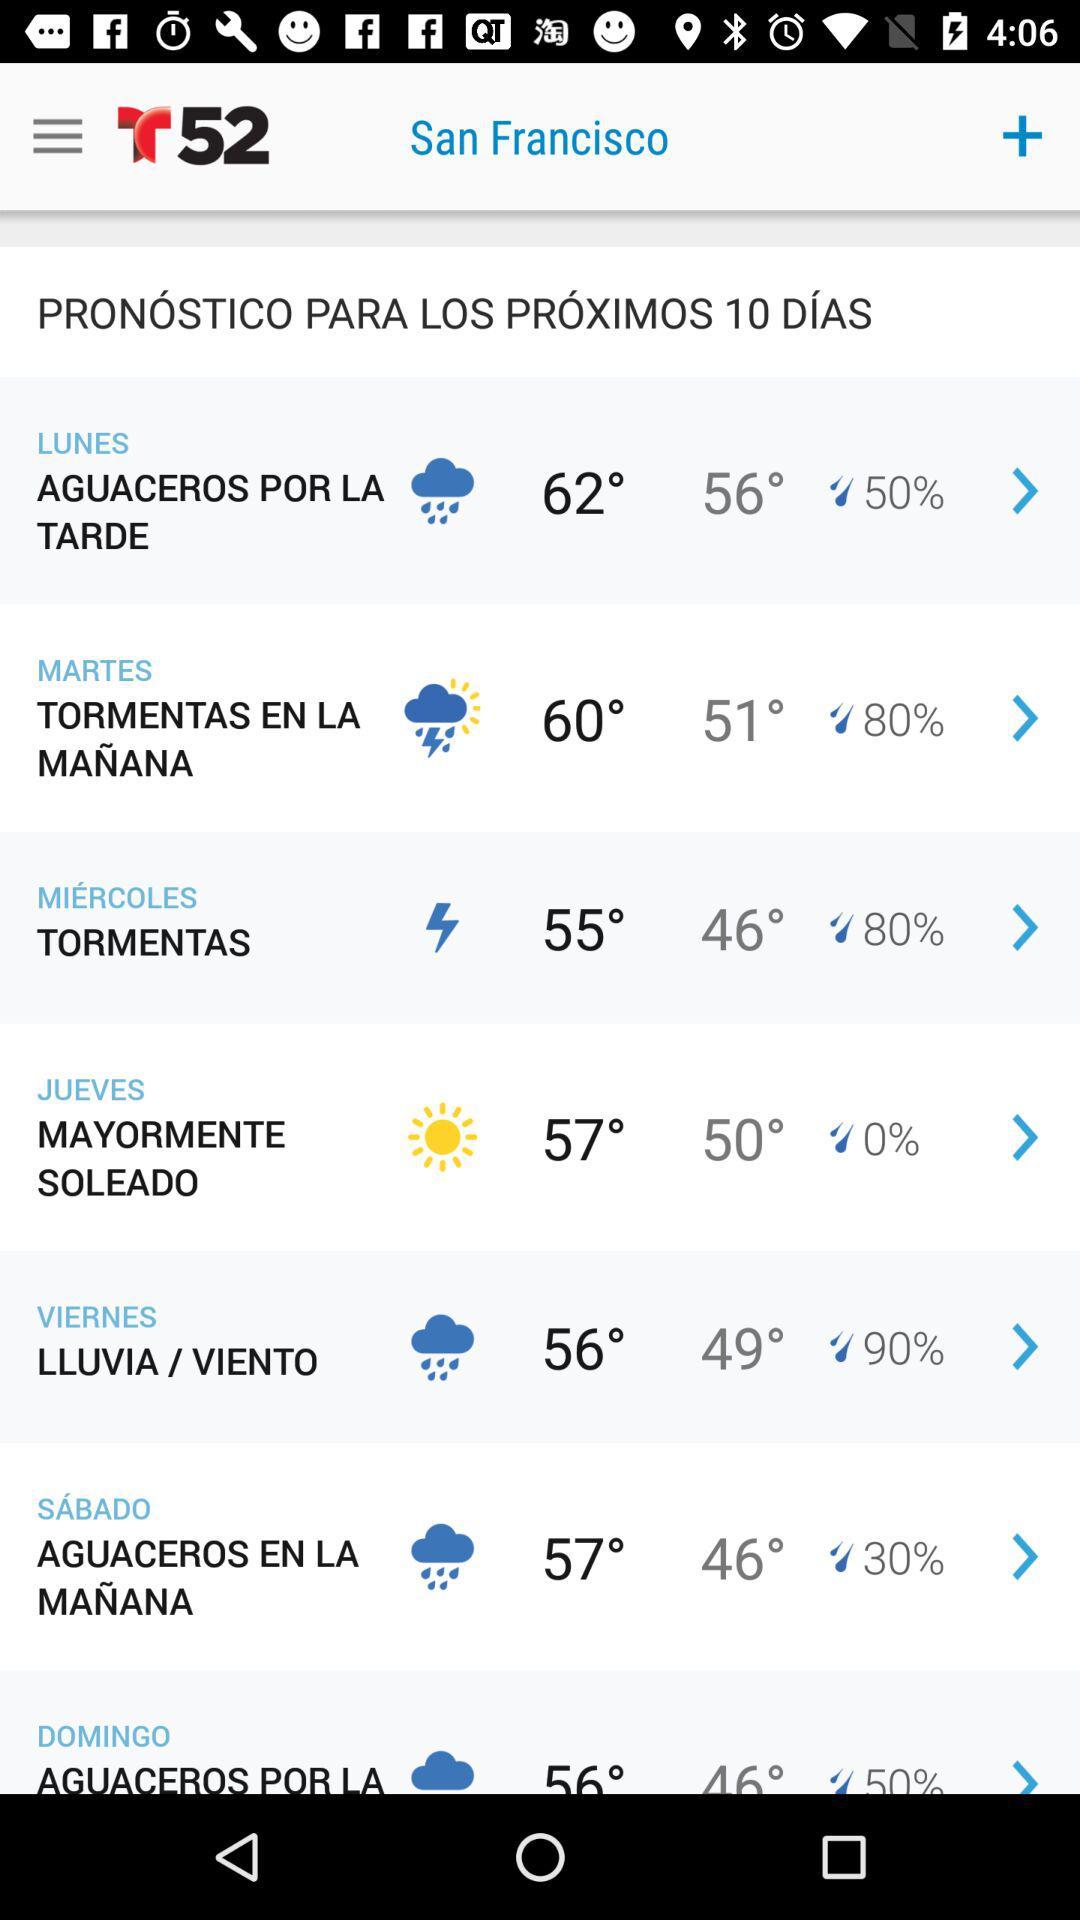 Image resolution: width=1080 pixels, height=1920 pixels. Describe the element at coordinates (193, 135) in the screenshot. I see `the logo on right next to the button on the top left corner of the web page` at that location.